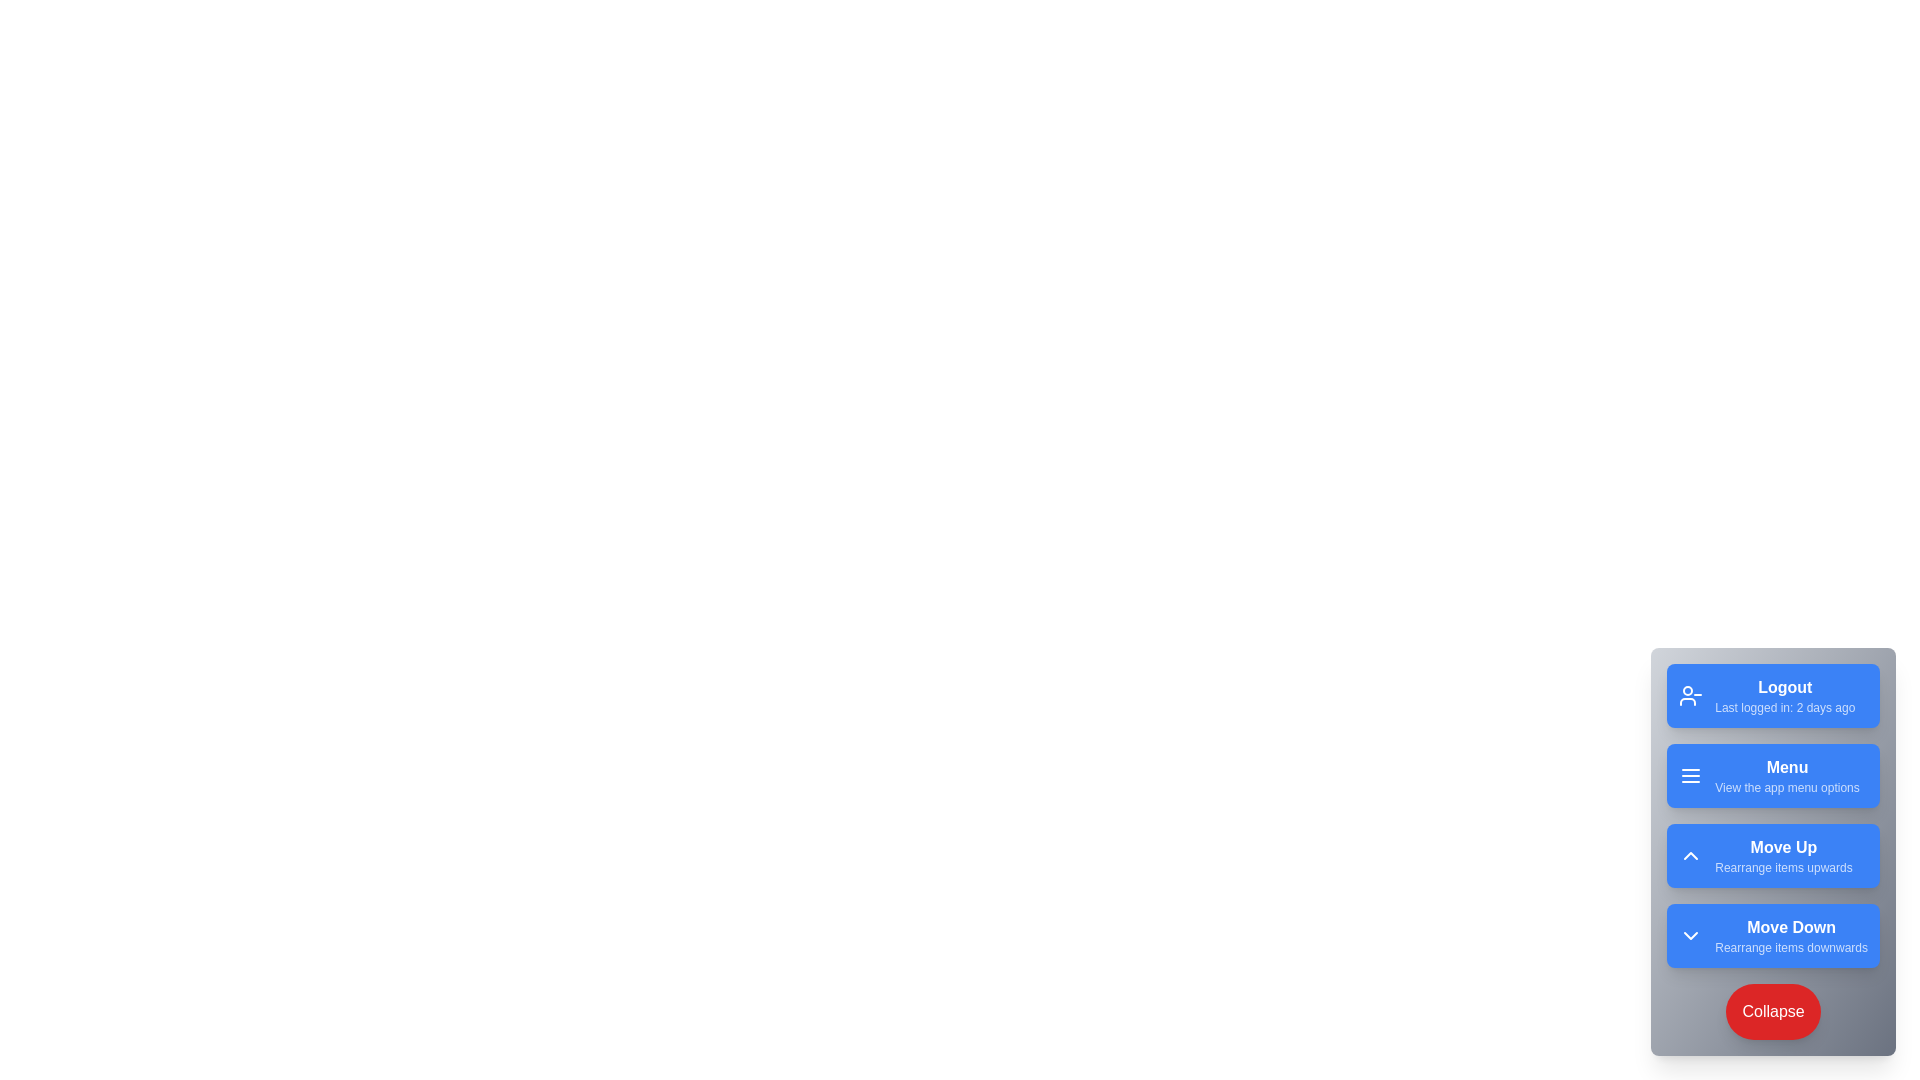  What do you see at coordinates (1791, 928) in the screenshot?
I see `the Text label that indicates the functionality of moving an item downward, positioned at the bottom-right of the interface` at bounding box center [1791, 928].